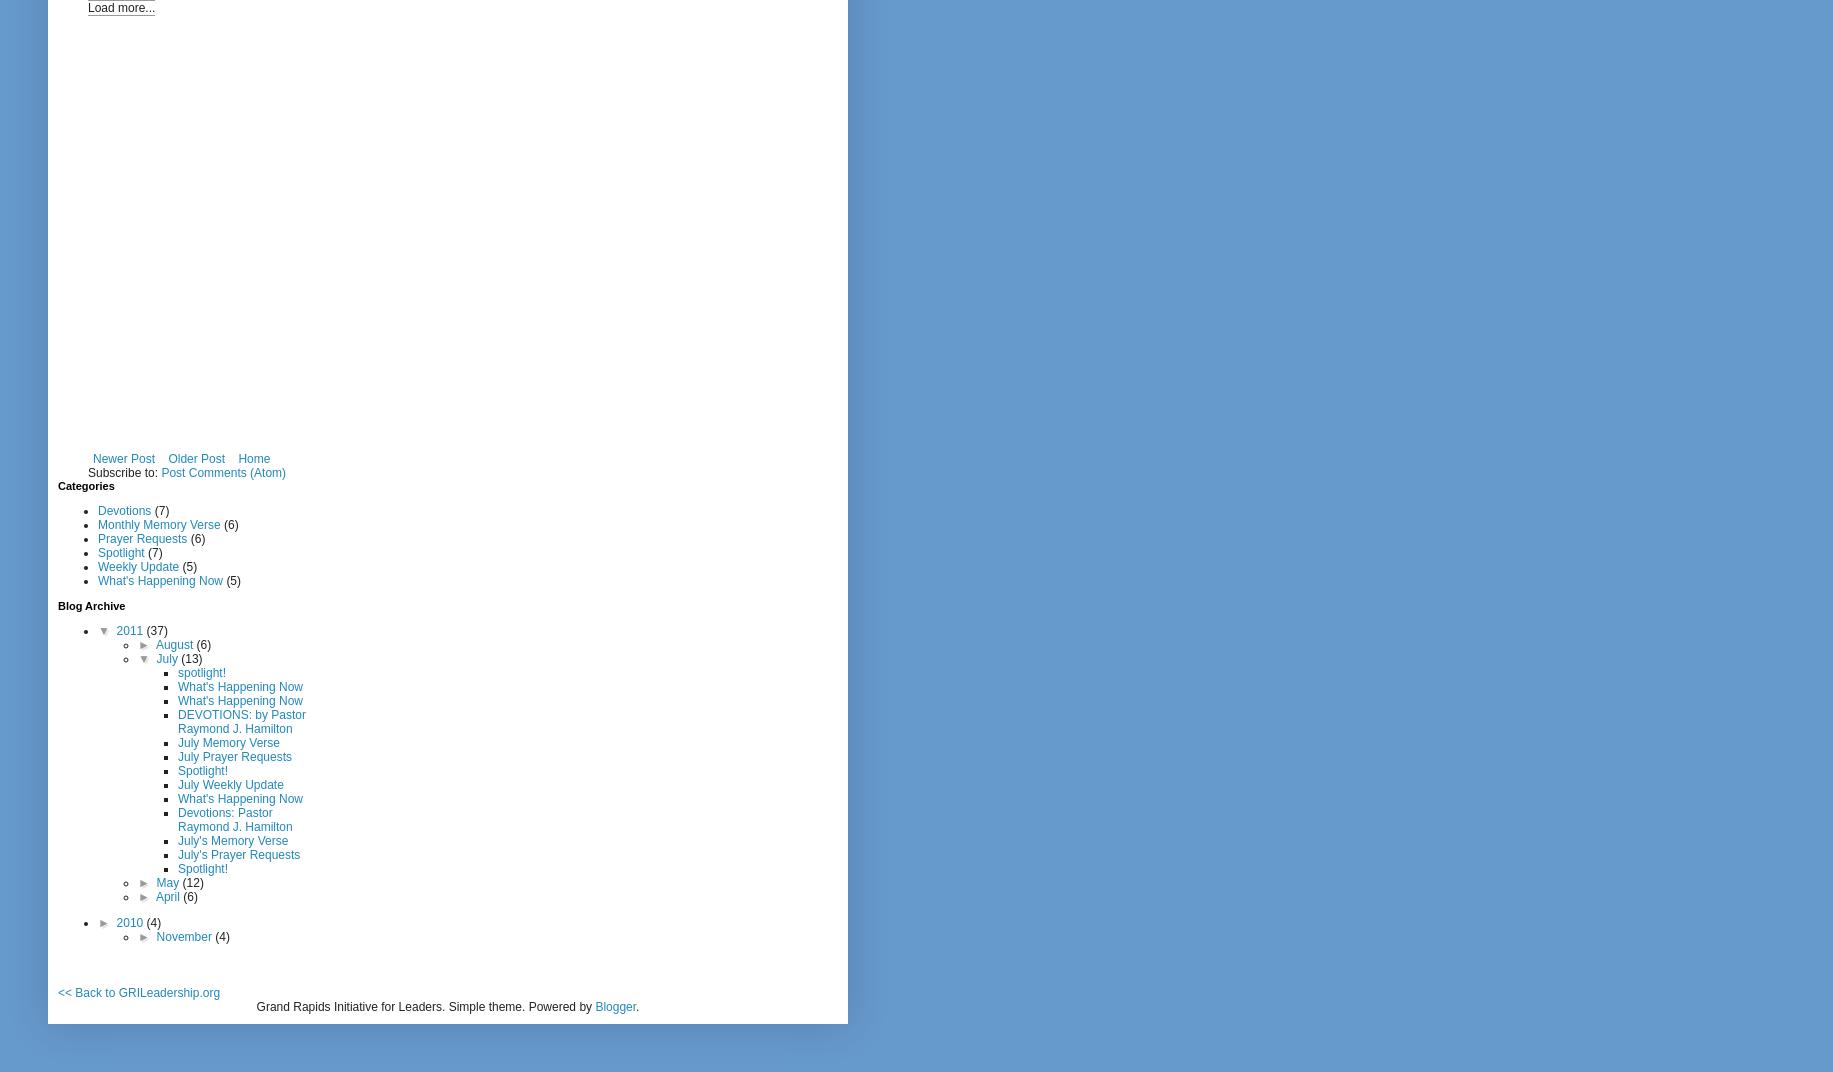 The image size is (1833, 1072). Describe the element at coordinates (636, 1004) in the screenshot. I see `'.'` at that location.